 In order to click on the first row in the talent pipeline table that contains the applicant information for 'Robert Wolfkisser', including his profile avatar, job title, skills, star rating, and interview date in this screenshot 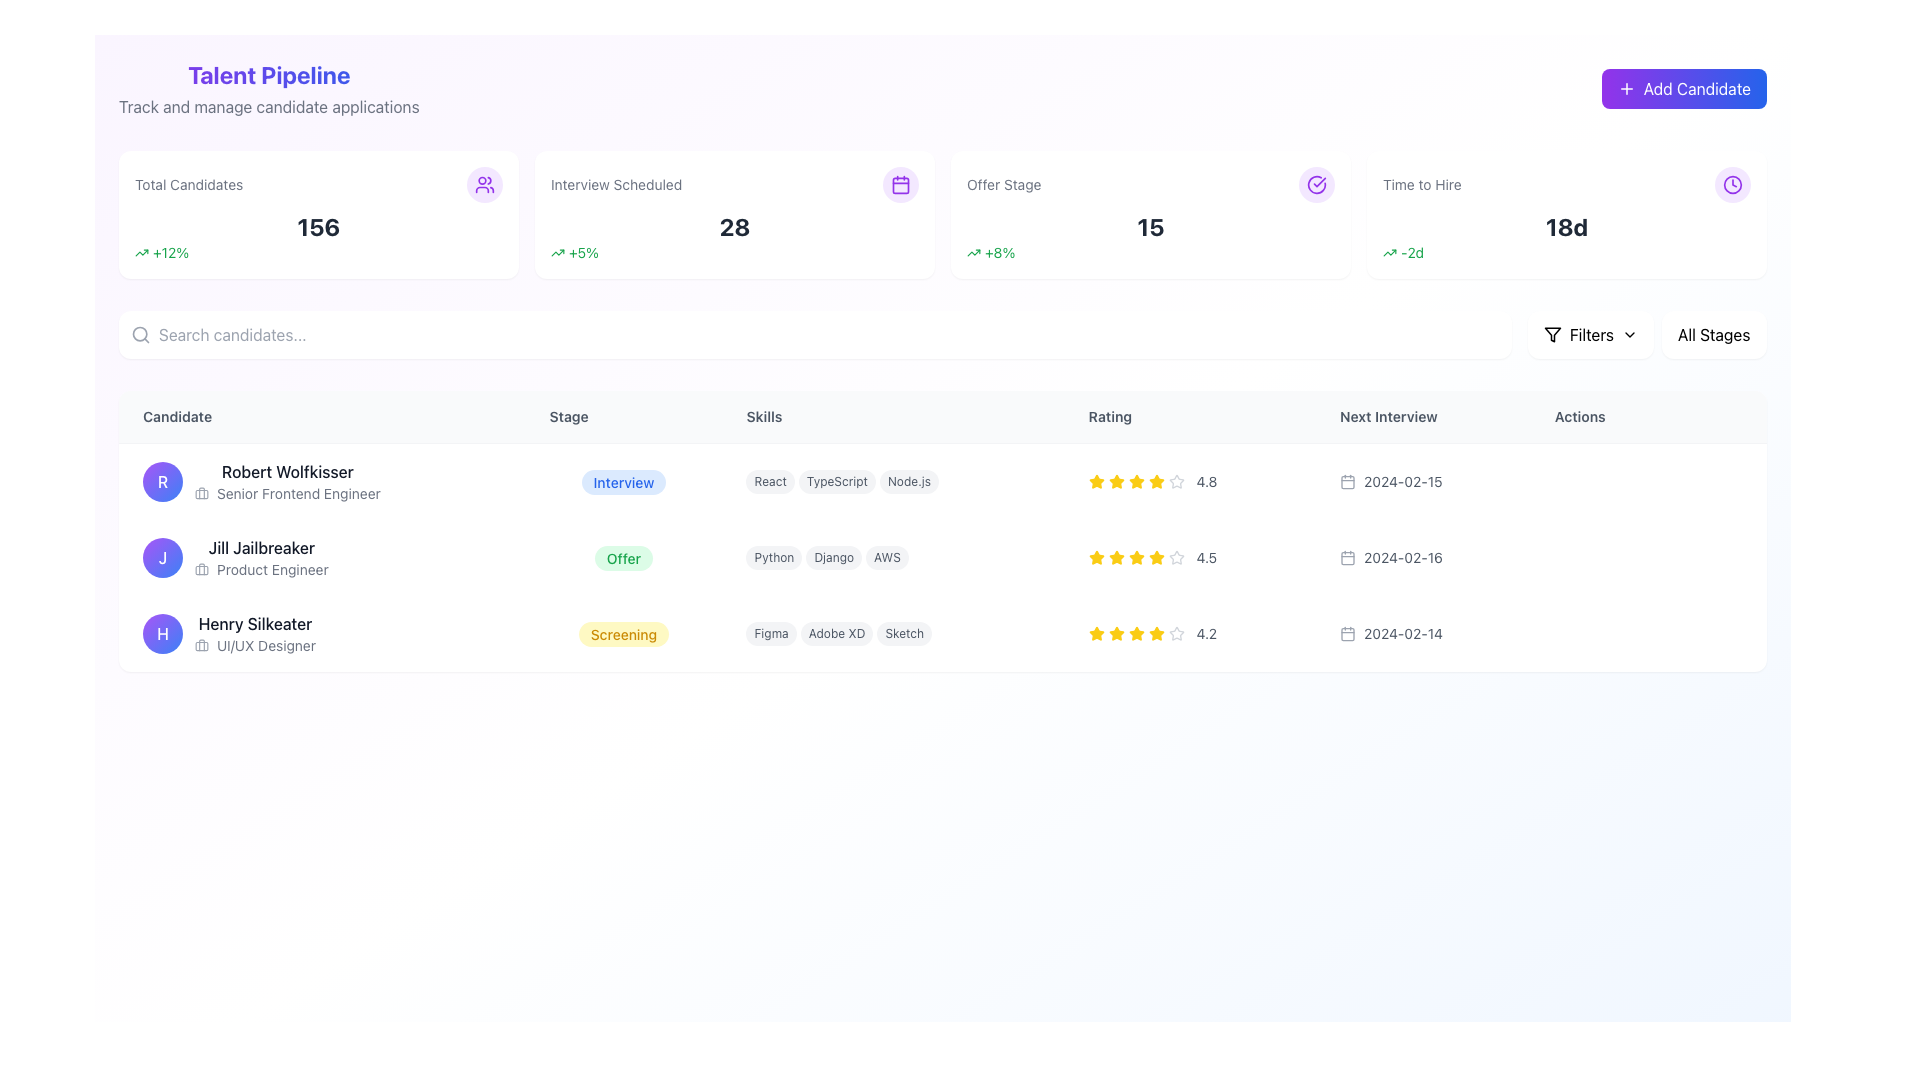, I will do `click(941, 481)`.